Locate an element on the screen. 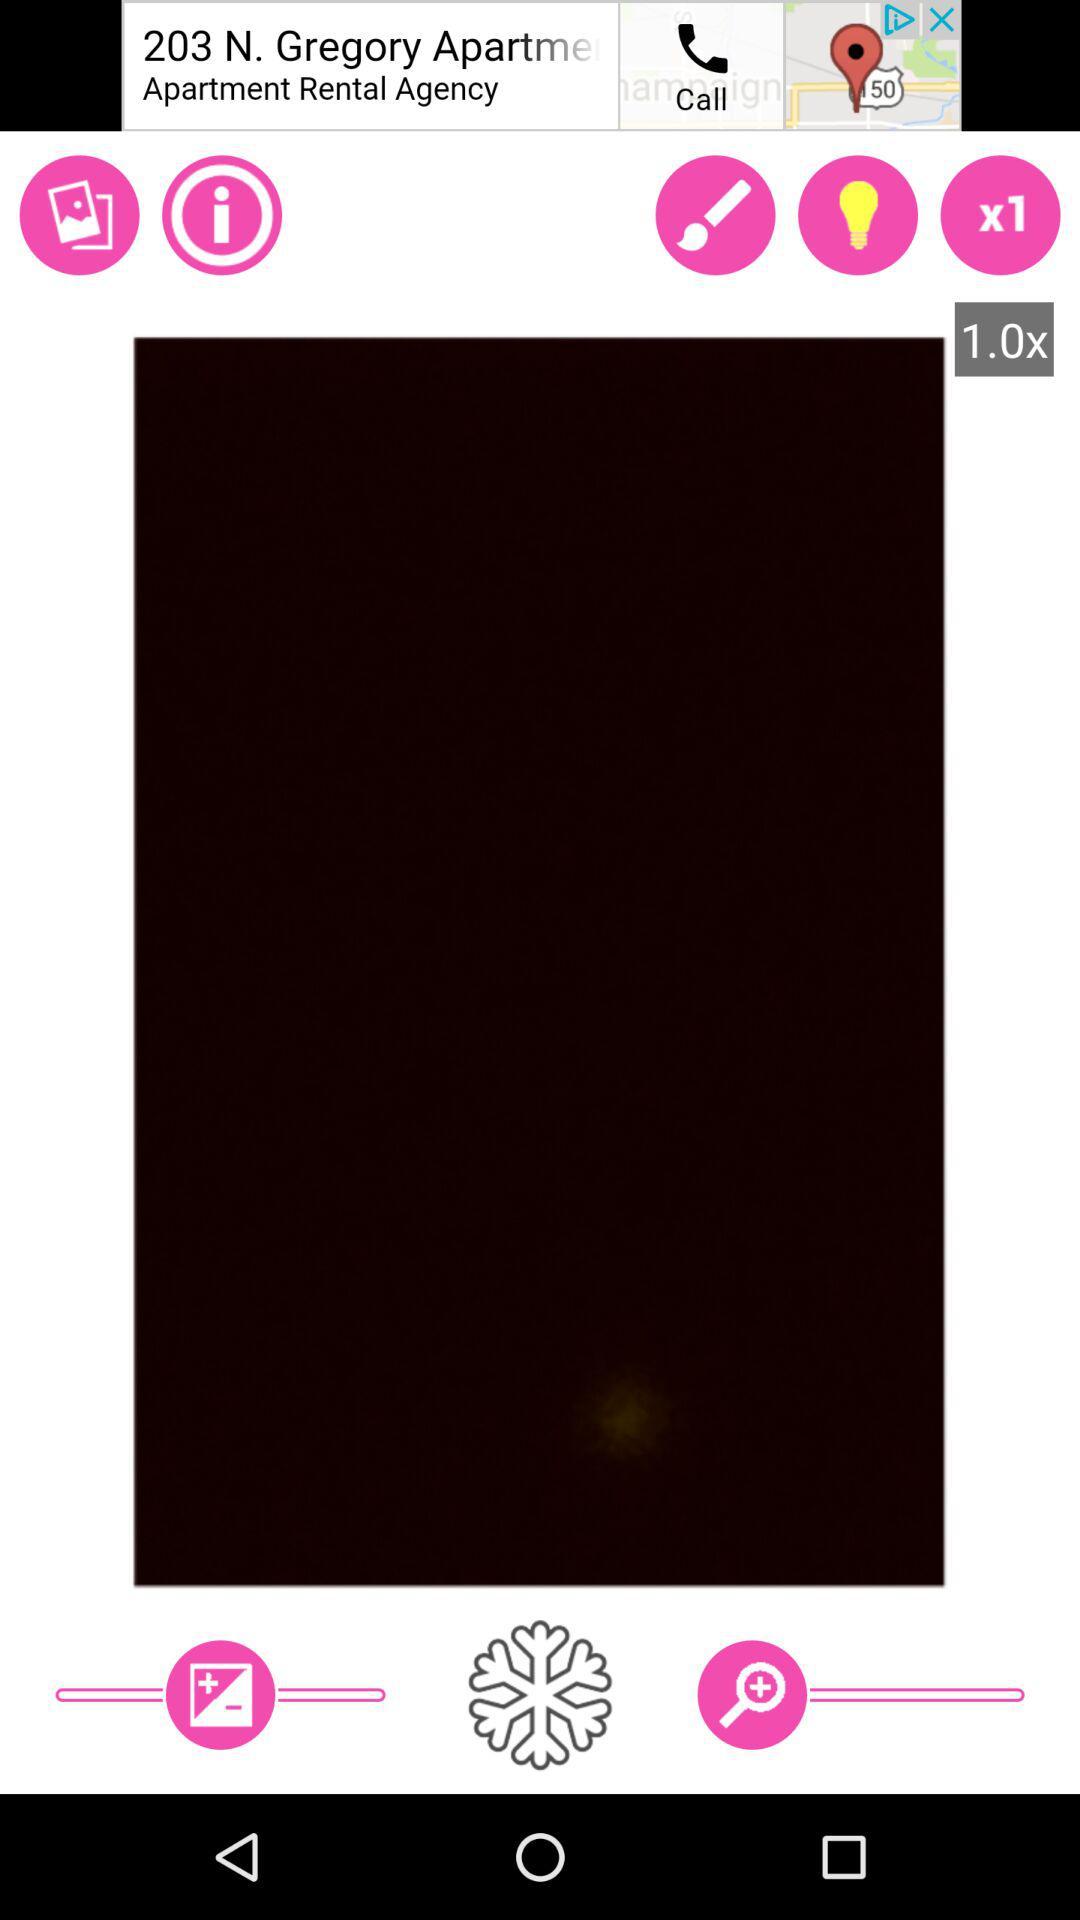 This screenshot has height=1920, width=1080. brush option is located at coordinates (714, 215).